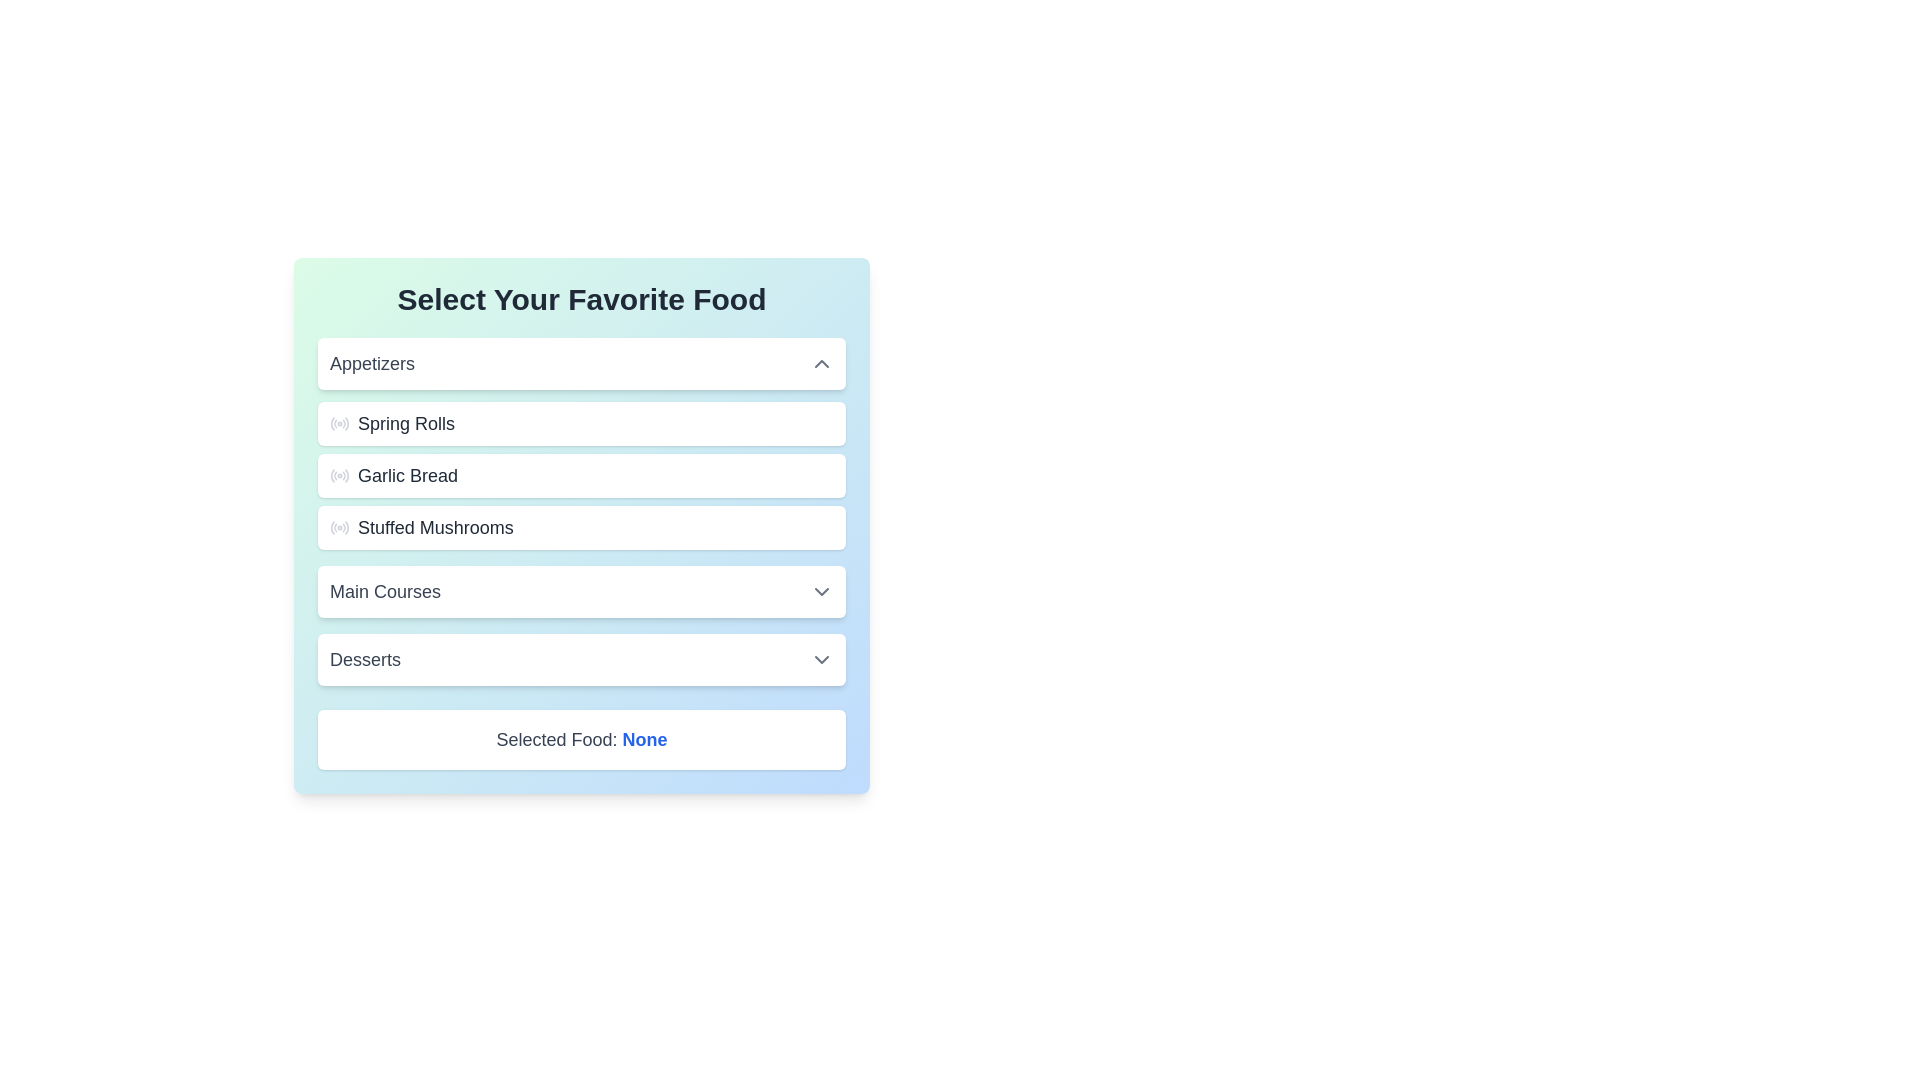 The width and height of the screenshot is (1920, 1080). Describe the element at coordinates (405, 423) in the screenshot. I see `the 'Spring Rolls' text label in the appetizers menu, which is the second option in a vertically aligned list` at that location.